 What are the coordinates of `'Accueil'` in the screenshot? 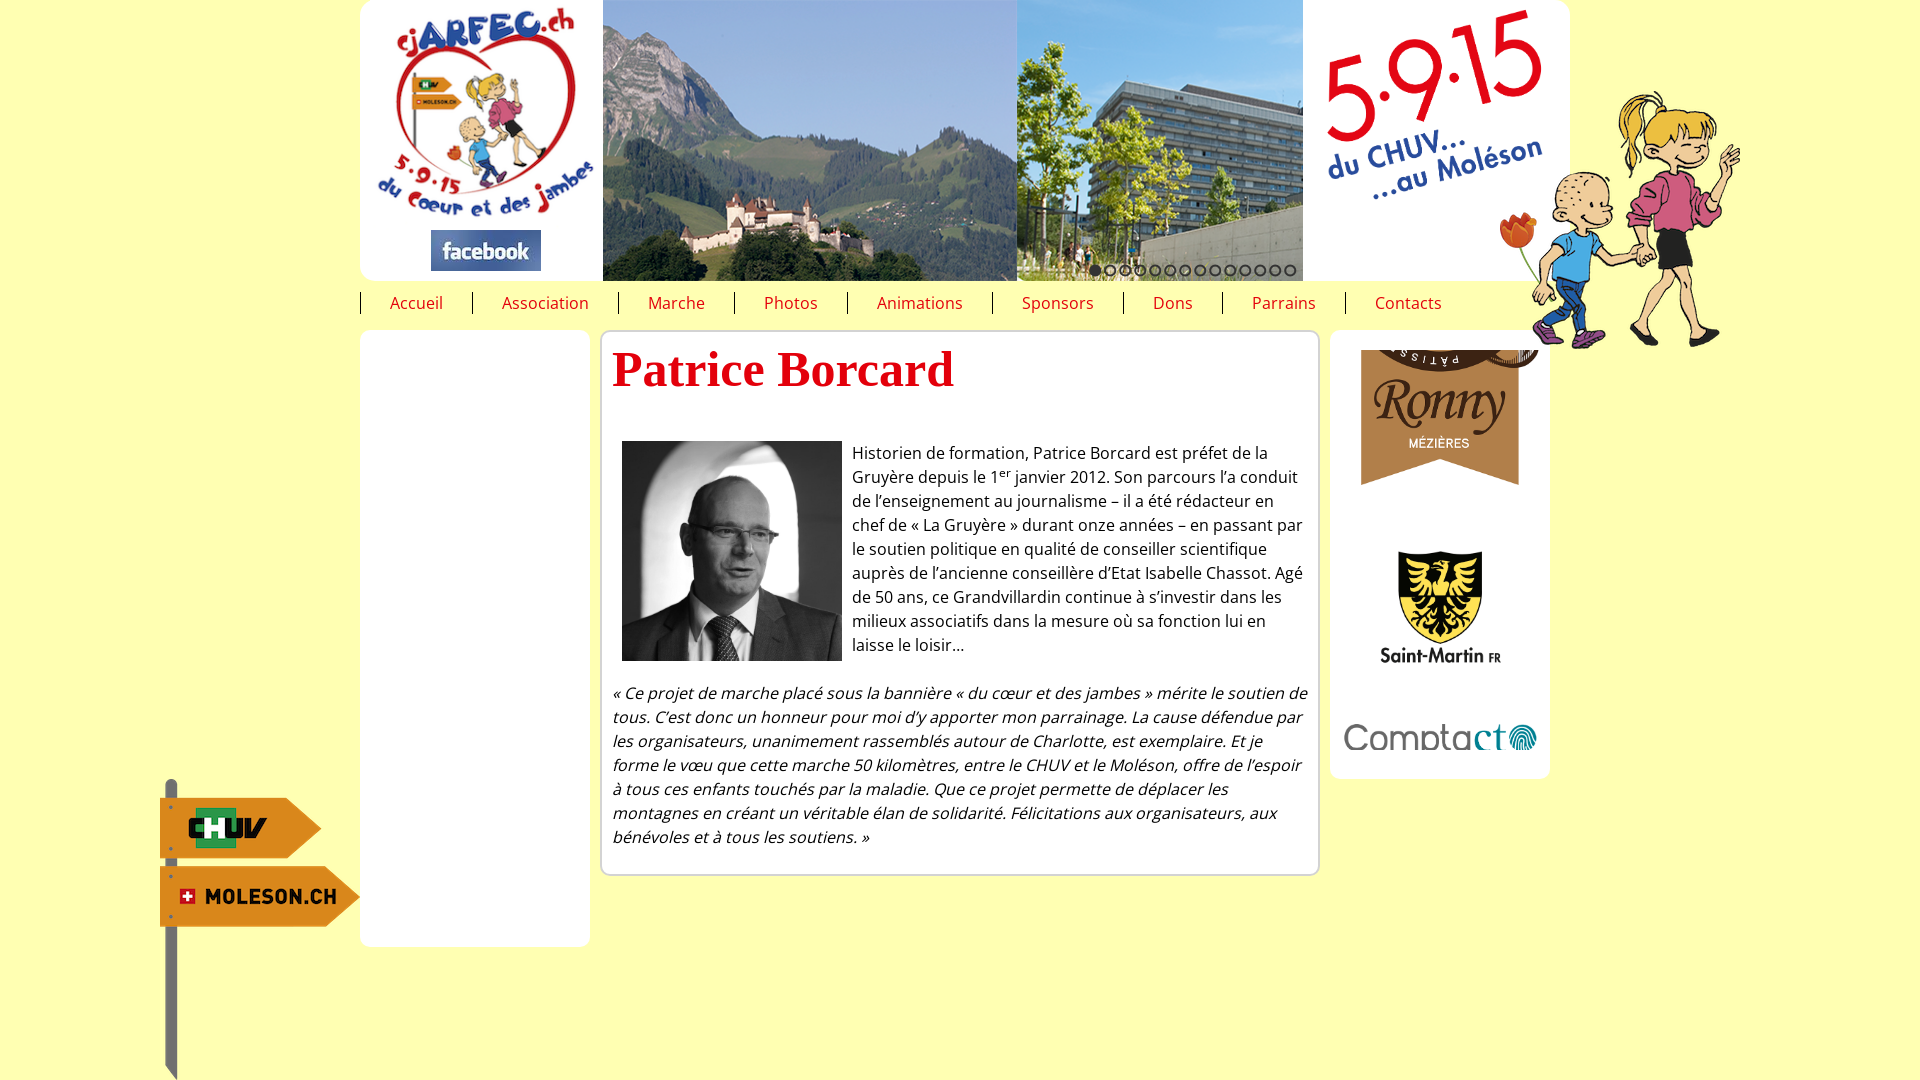 It's located at (486, 114).